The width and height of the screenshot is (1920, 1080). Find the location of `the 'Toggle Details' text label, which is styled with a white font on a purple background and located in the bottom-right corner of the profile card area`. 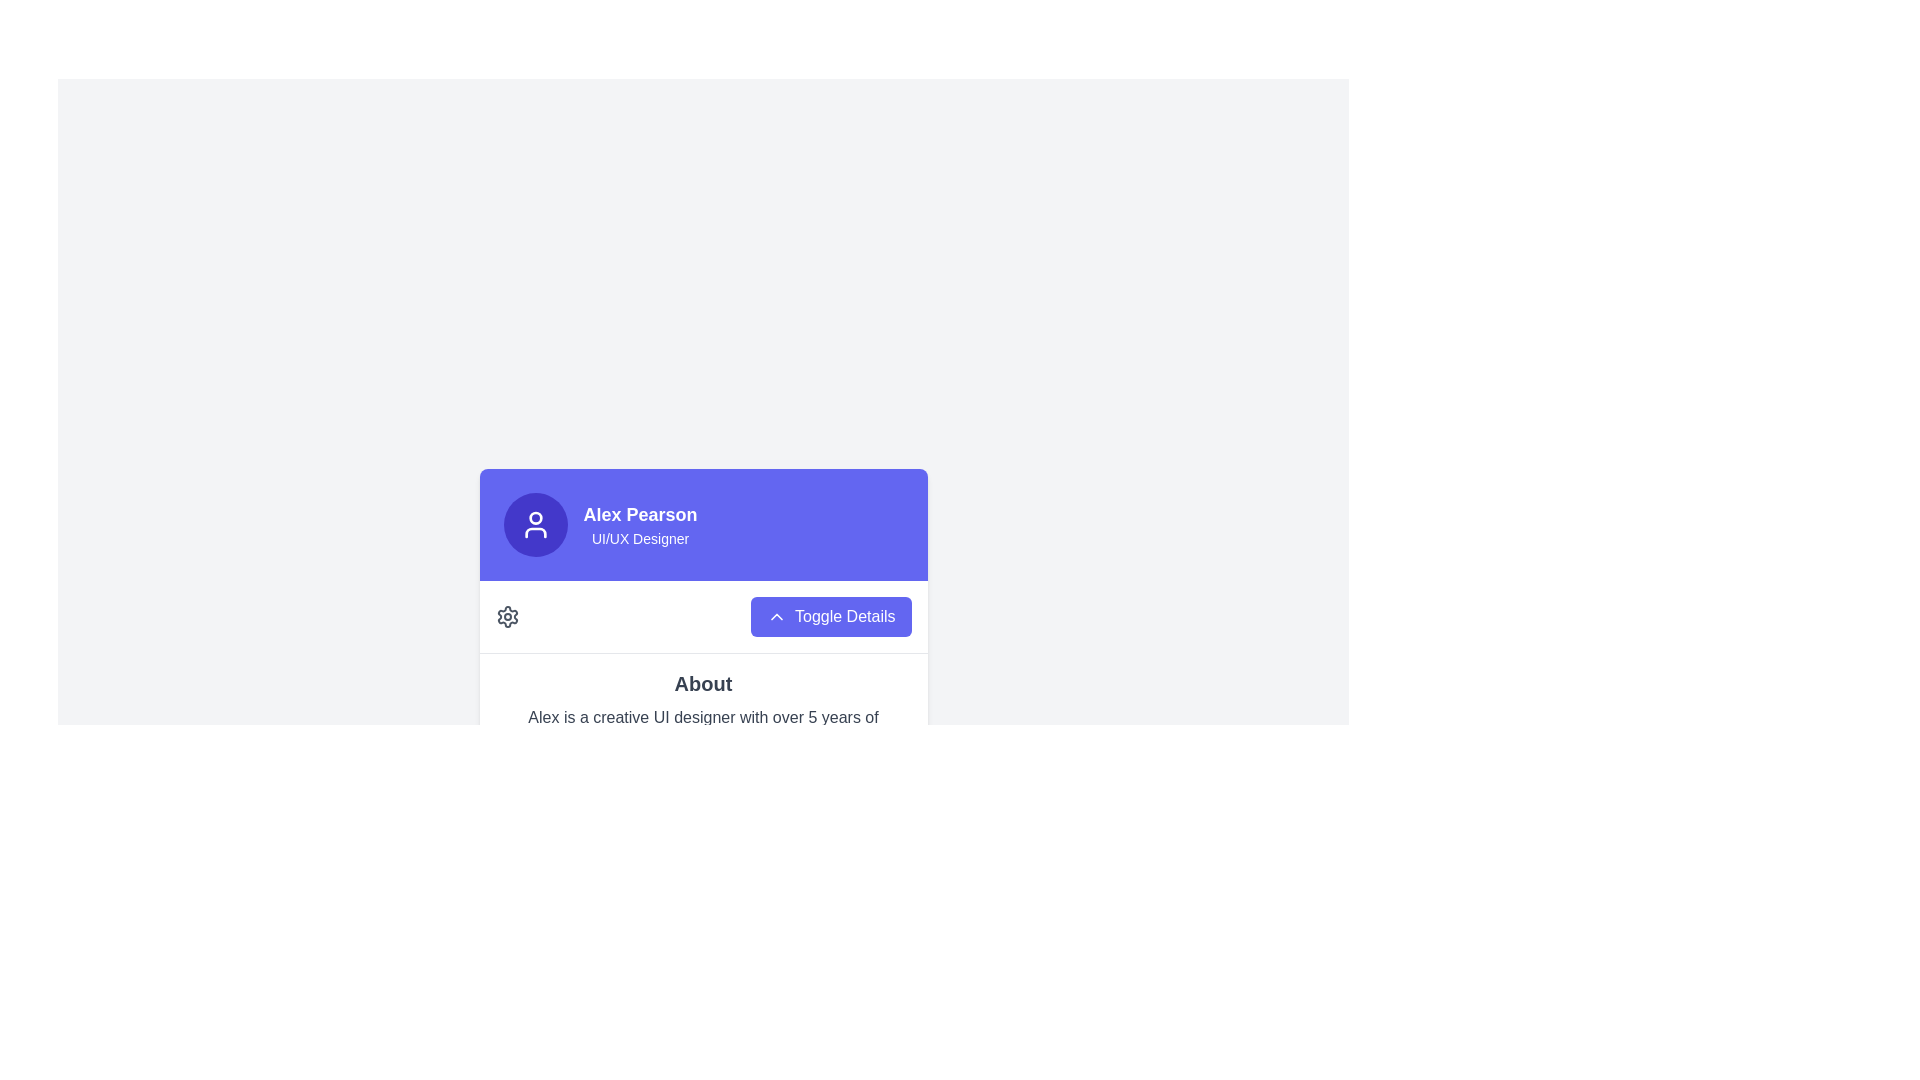

the 'Toggle Details' text label, which is styled with a white font on a purple background and located in the bottom-right corner of the profile card area is located at coordinates (845, 615).